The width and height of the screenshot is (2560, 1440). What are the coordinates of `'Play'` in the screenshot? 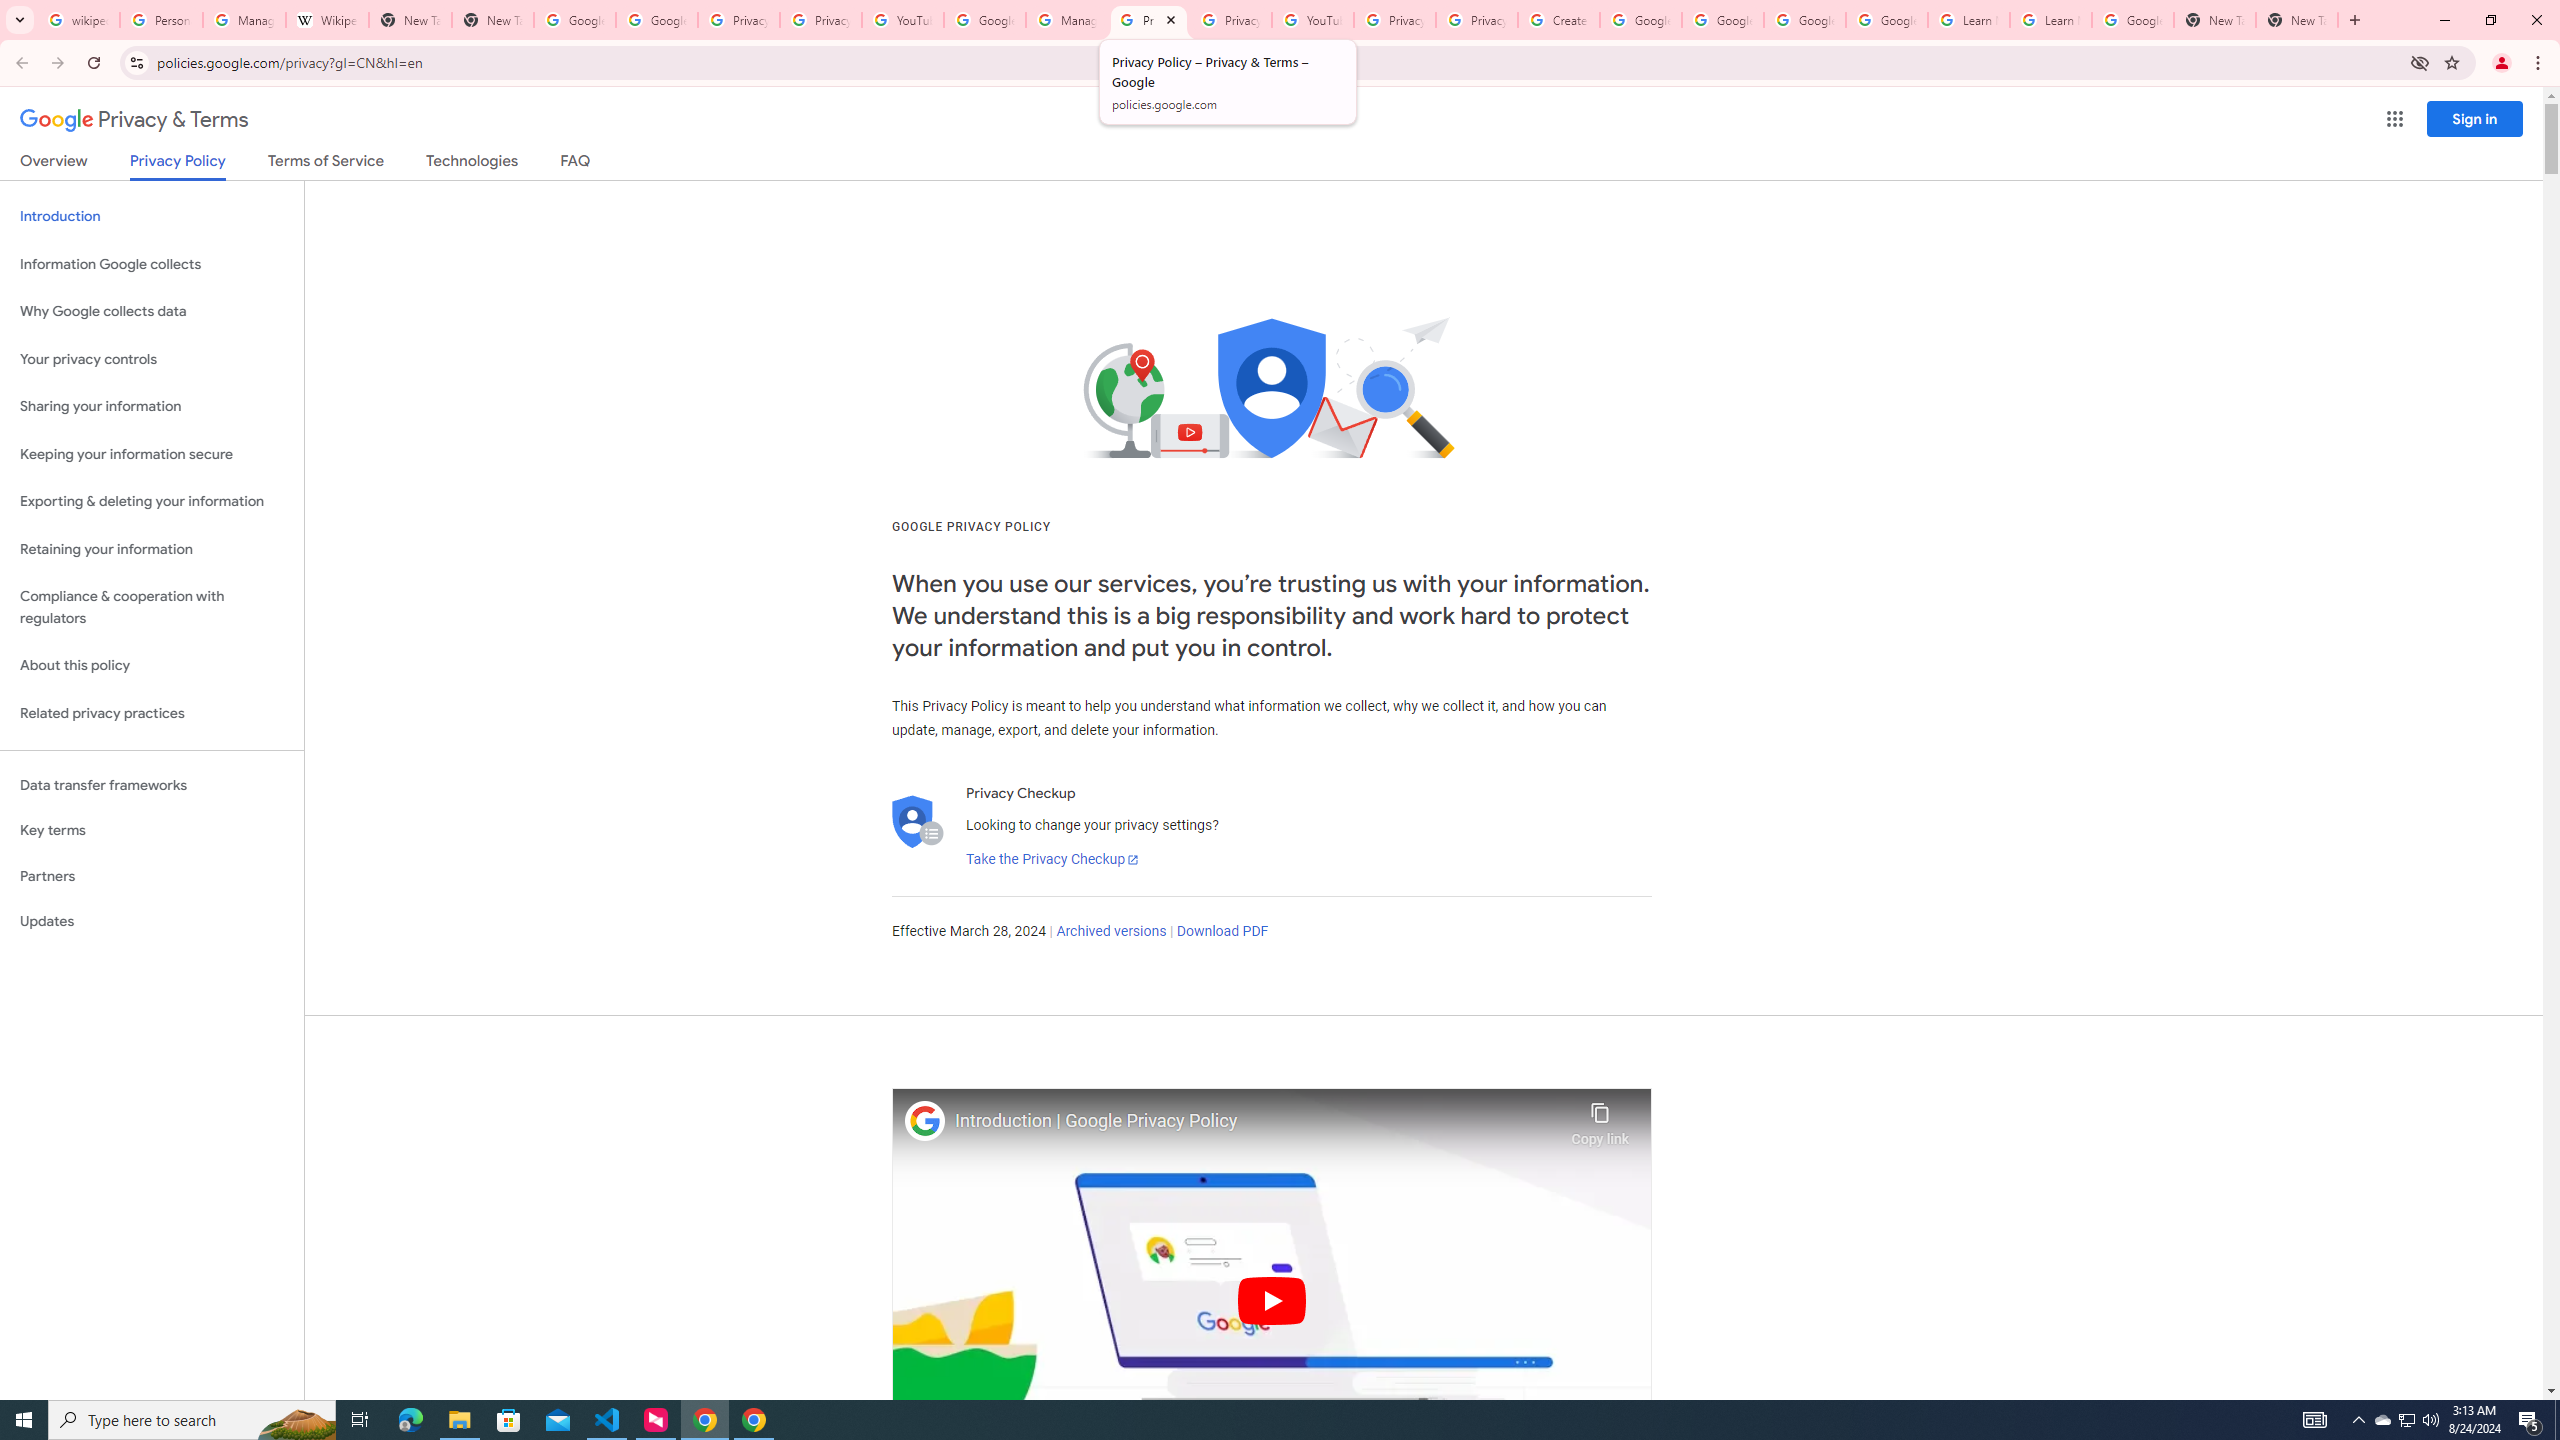 It's located at (1271, 1299).